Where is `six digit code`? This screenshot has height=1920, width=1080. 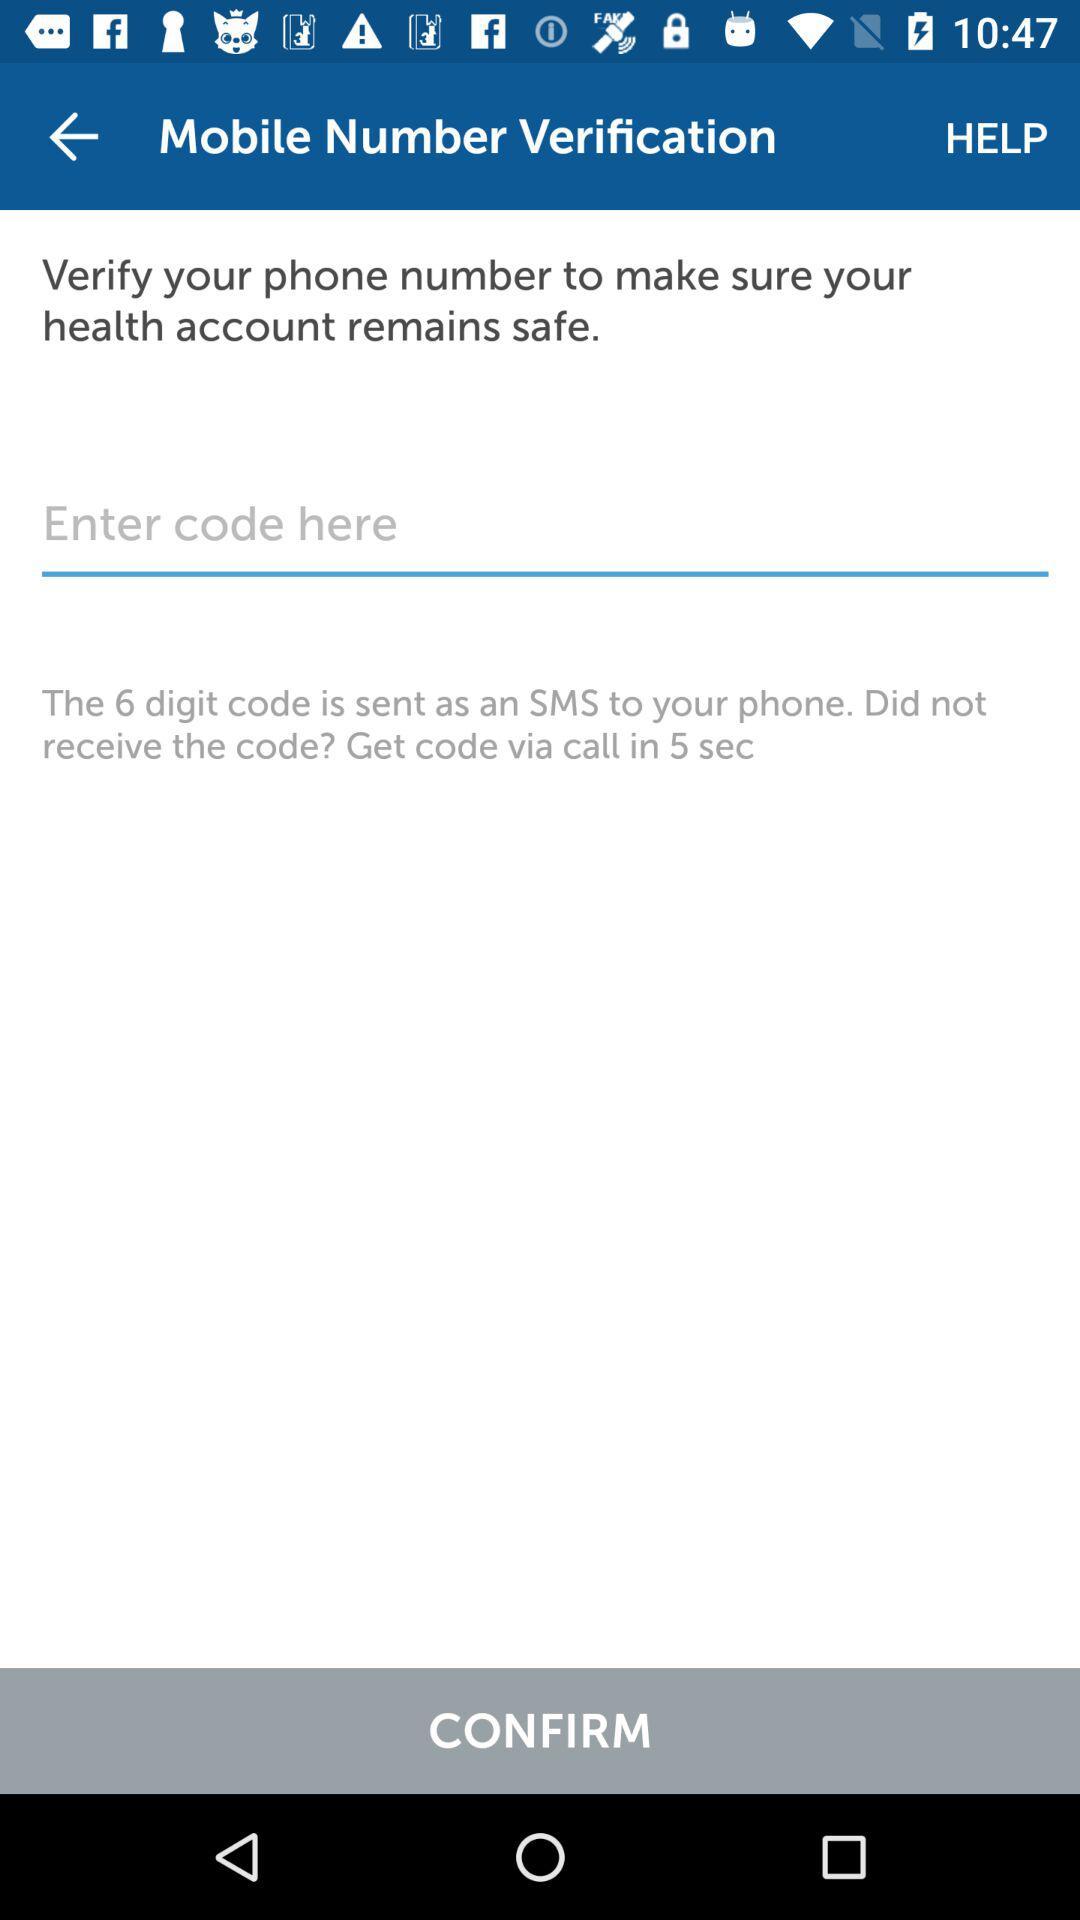 six digit code is located at coordinates (545, 533).